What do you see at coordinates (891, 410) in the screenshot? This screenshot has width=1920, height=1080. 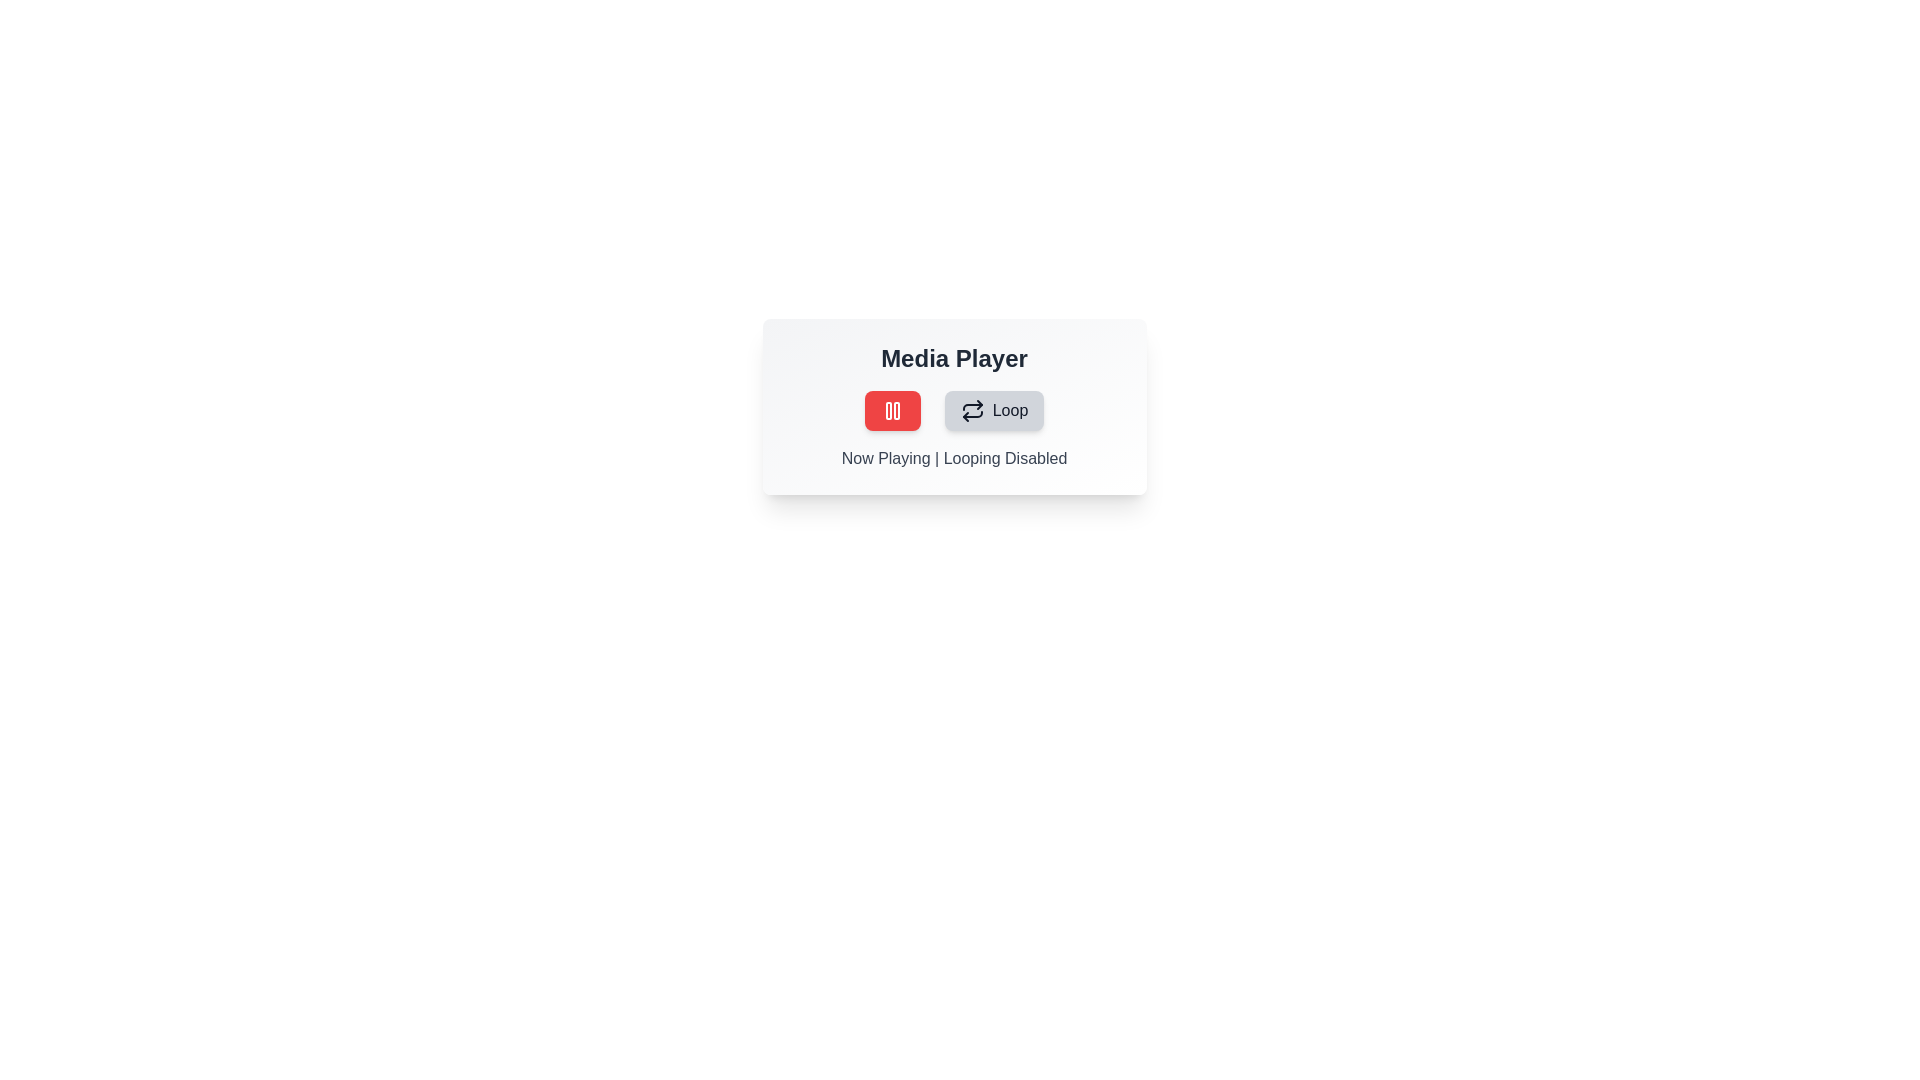 I see `the play/pause button to toggle the play/pause state` at bounding box center [891, 410].